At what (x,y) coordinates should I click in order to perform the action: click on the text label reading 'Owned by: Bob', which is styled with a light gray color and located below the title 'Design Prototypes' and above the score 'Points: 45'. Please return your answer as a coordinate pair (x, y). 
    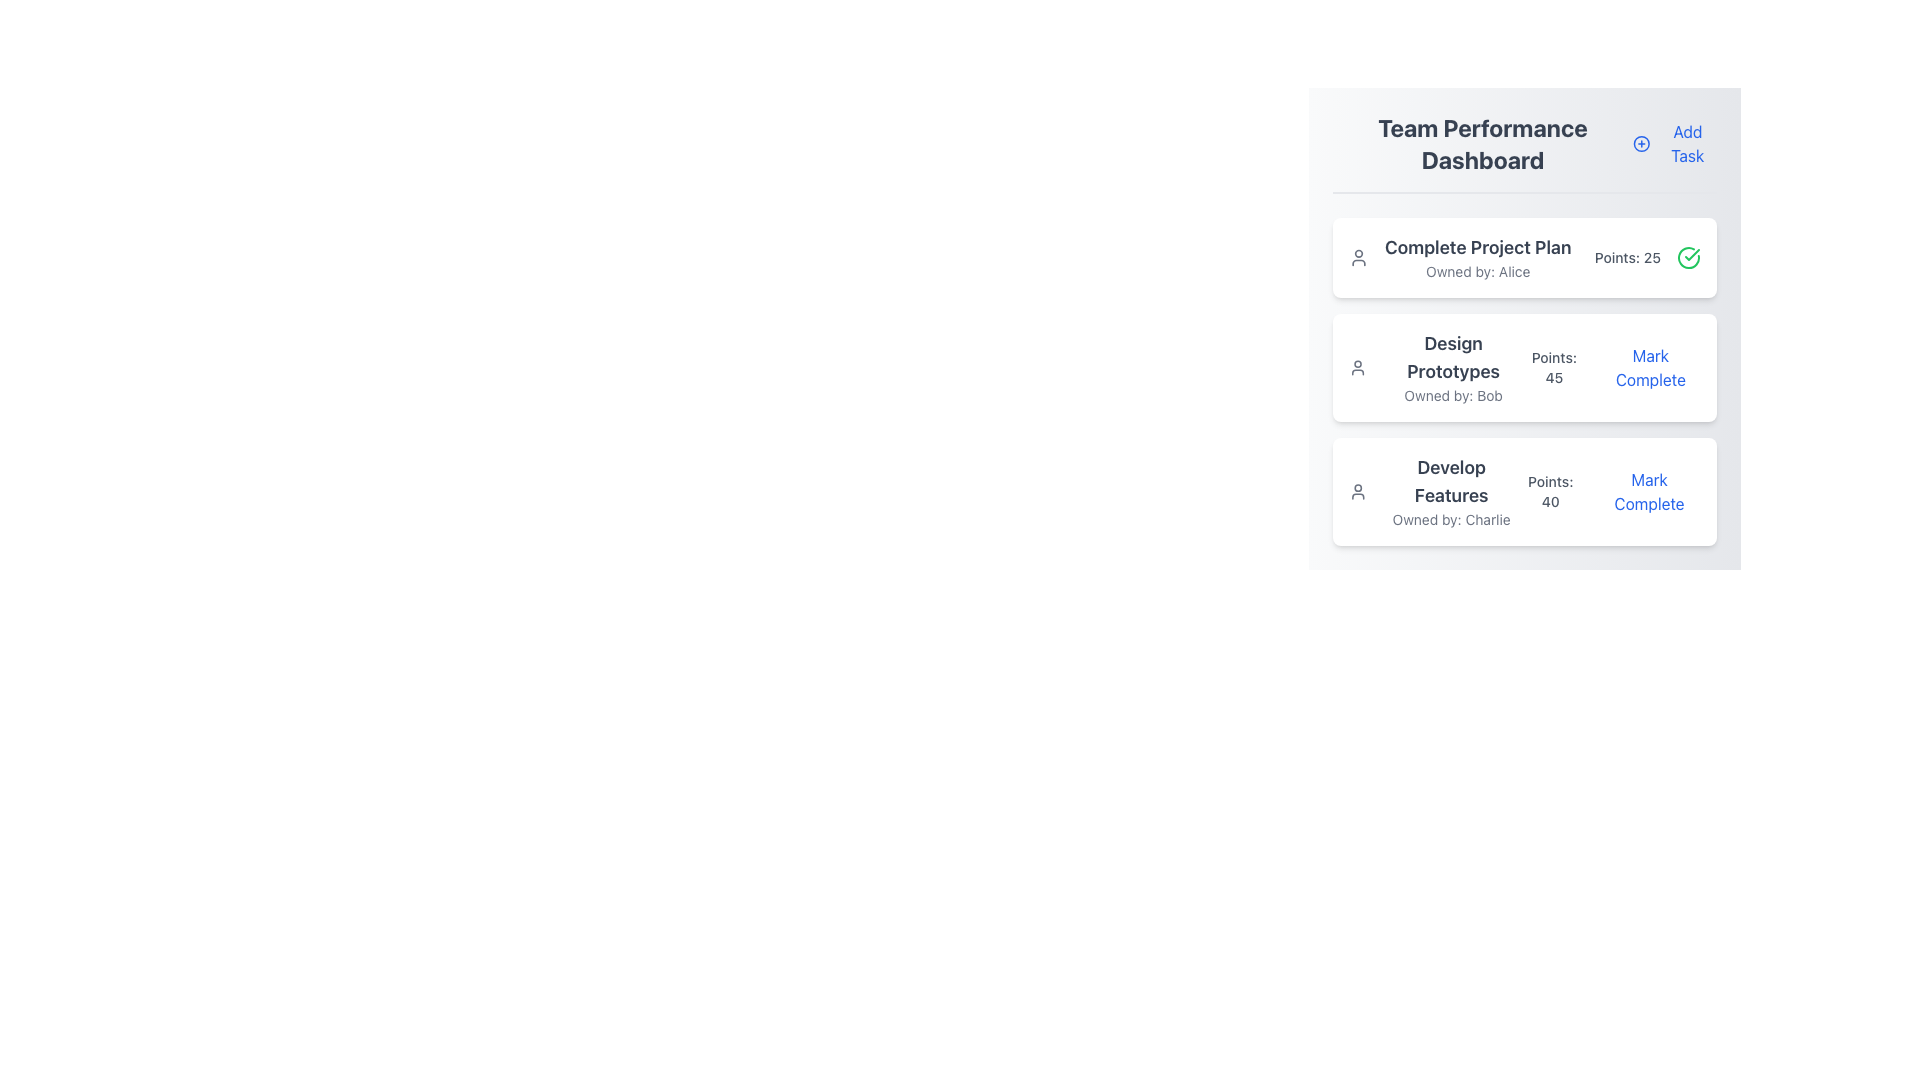
    Looking at the image, I should click on (1453, 396).